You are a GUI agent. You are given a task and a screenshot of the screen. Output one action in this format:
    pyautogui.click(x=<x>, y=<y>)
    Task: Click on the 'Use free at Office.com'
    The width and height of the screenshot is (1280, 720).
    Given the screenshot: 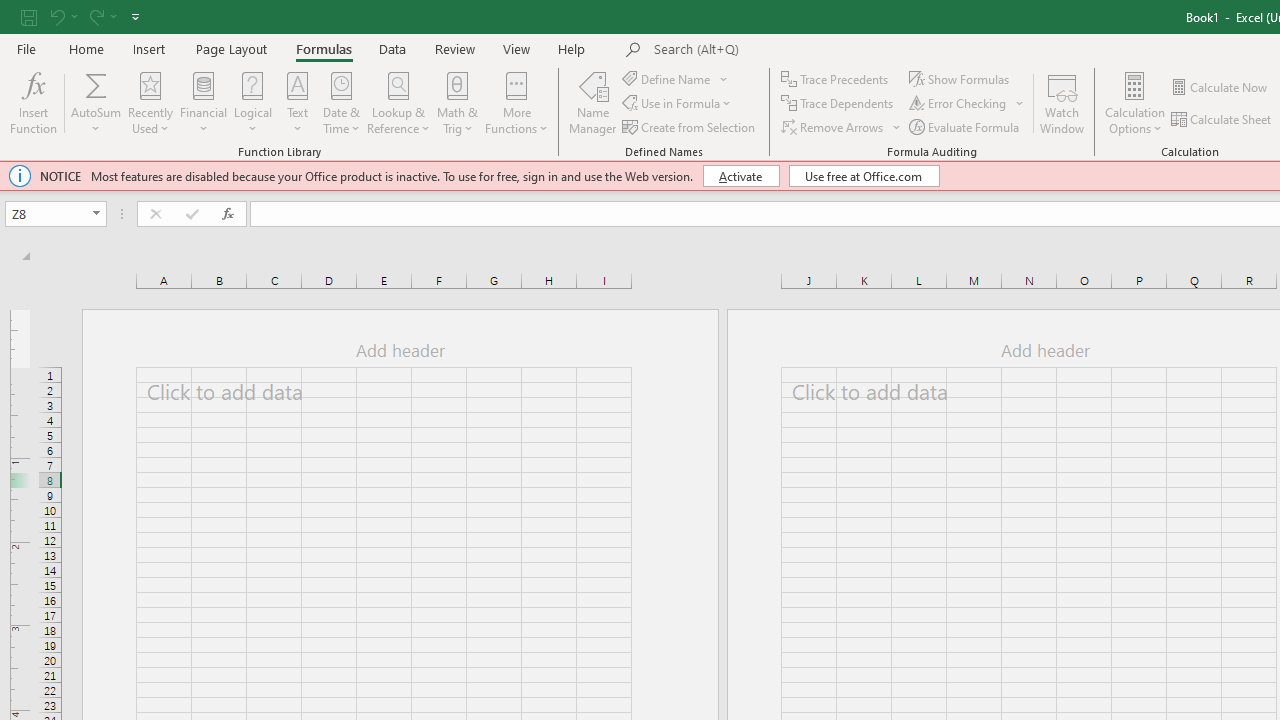 What is the action you would take?
    pyautogui.click(x=864, y=175)
    